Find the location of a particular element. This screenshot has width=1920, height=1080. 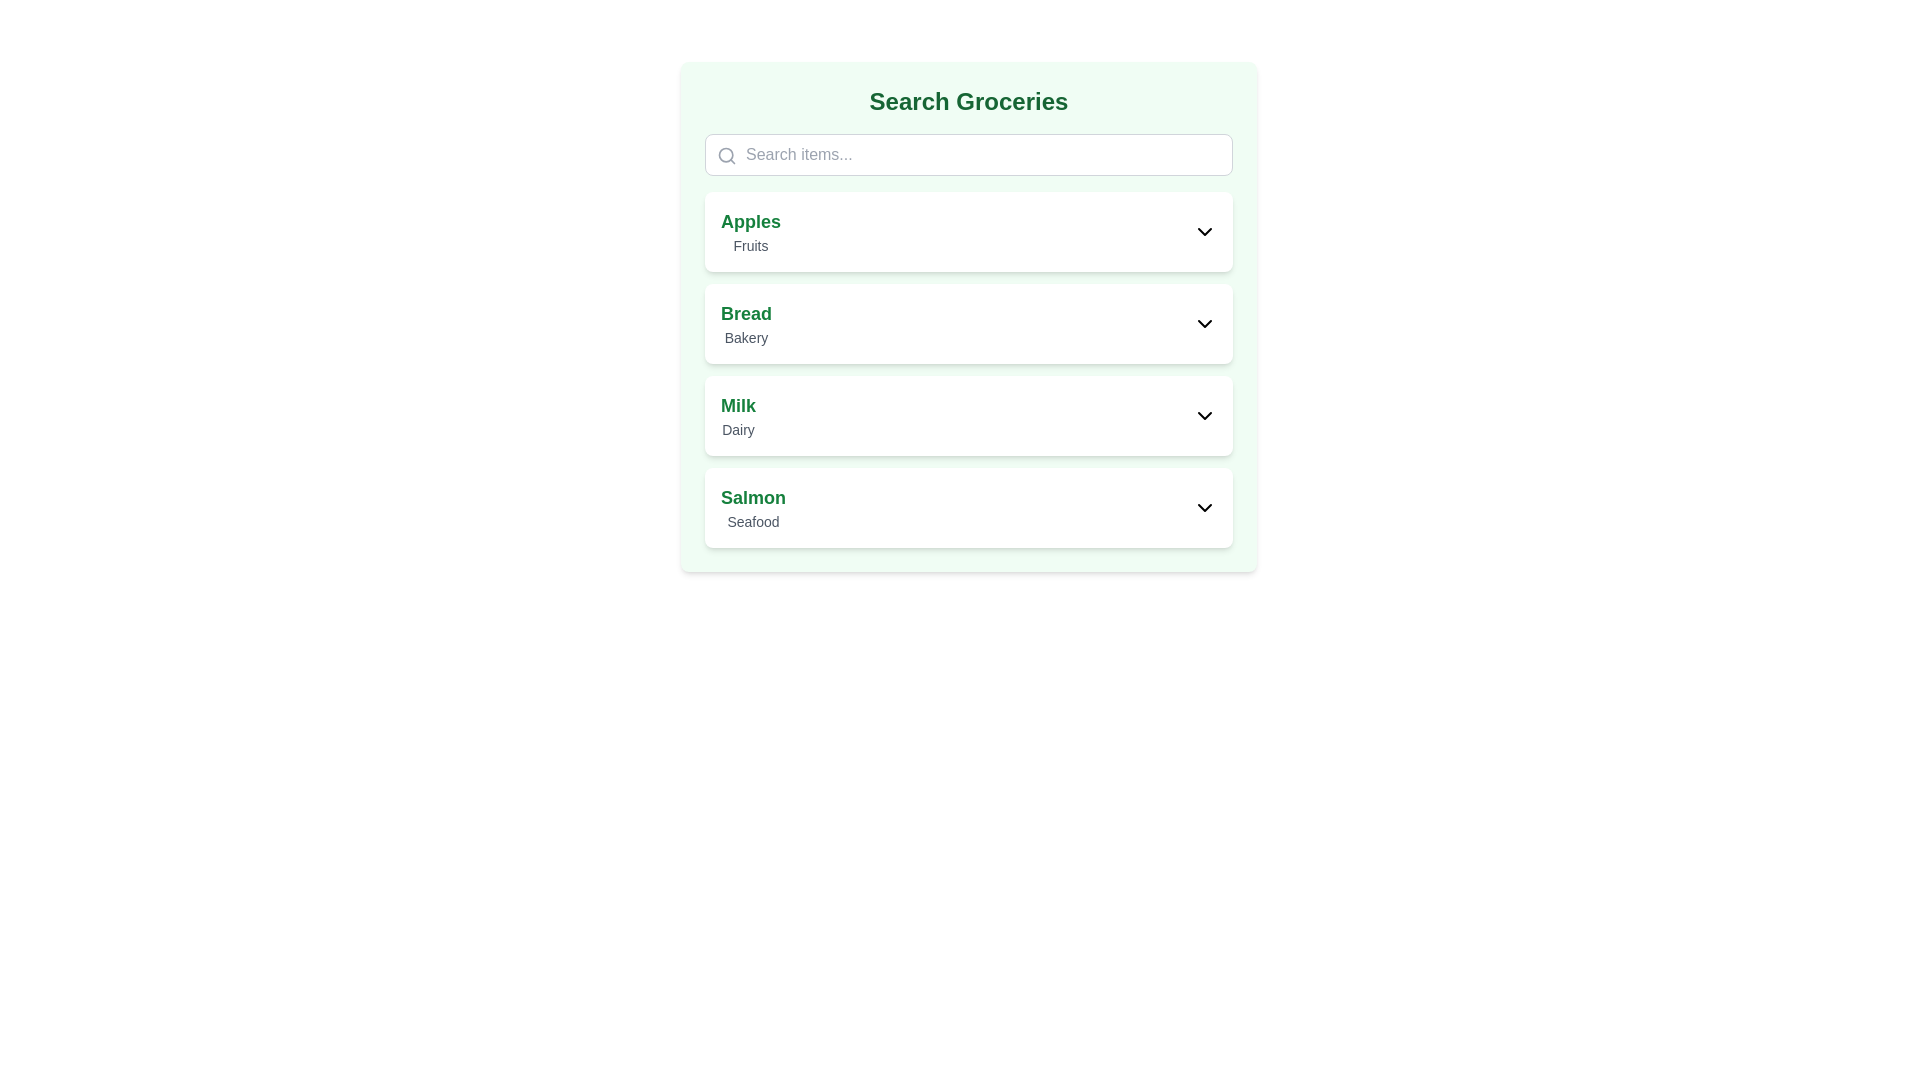

the 'Salmon Seafood' selectable card, which is the fourth option in a vertically aligned list is located at coordinates (969, 507).